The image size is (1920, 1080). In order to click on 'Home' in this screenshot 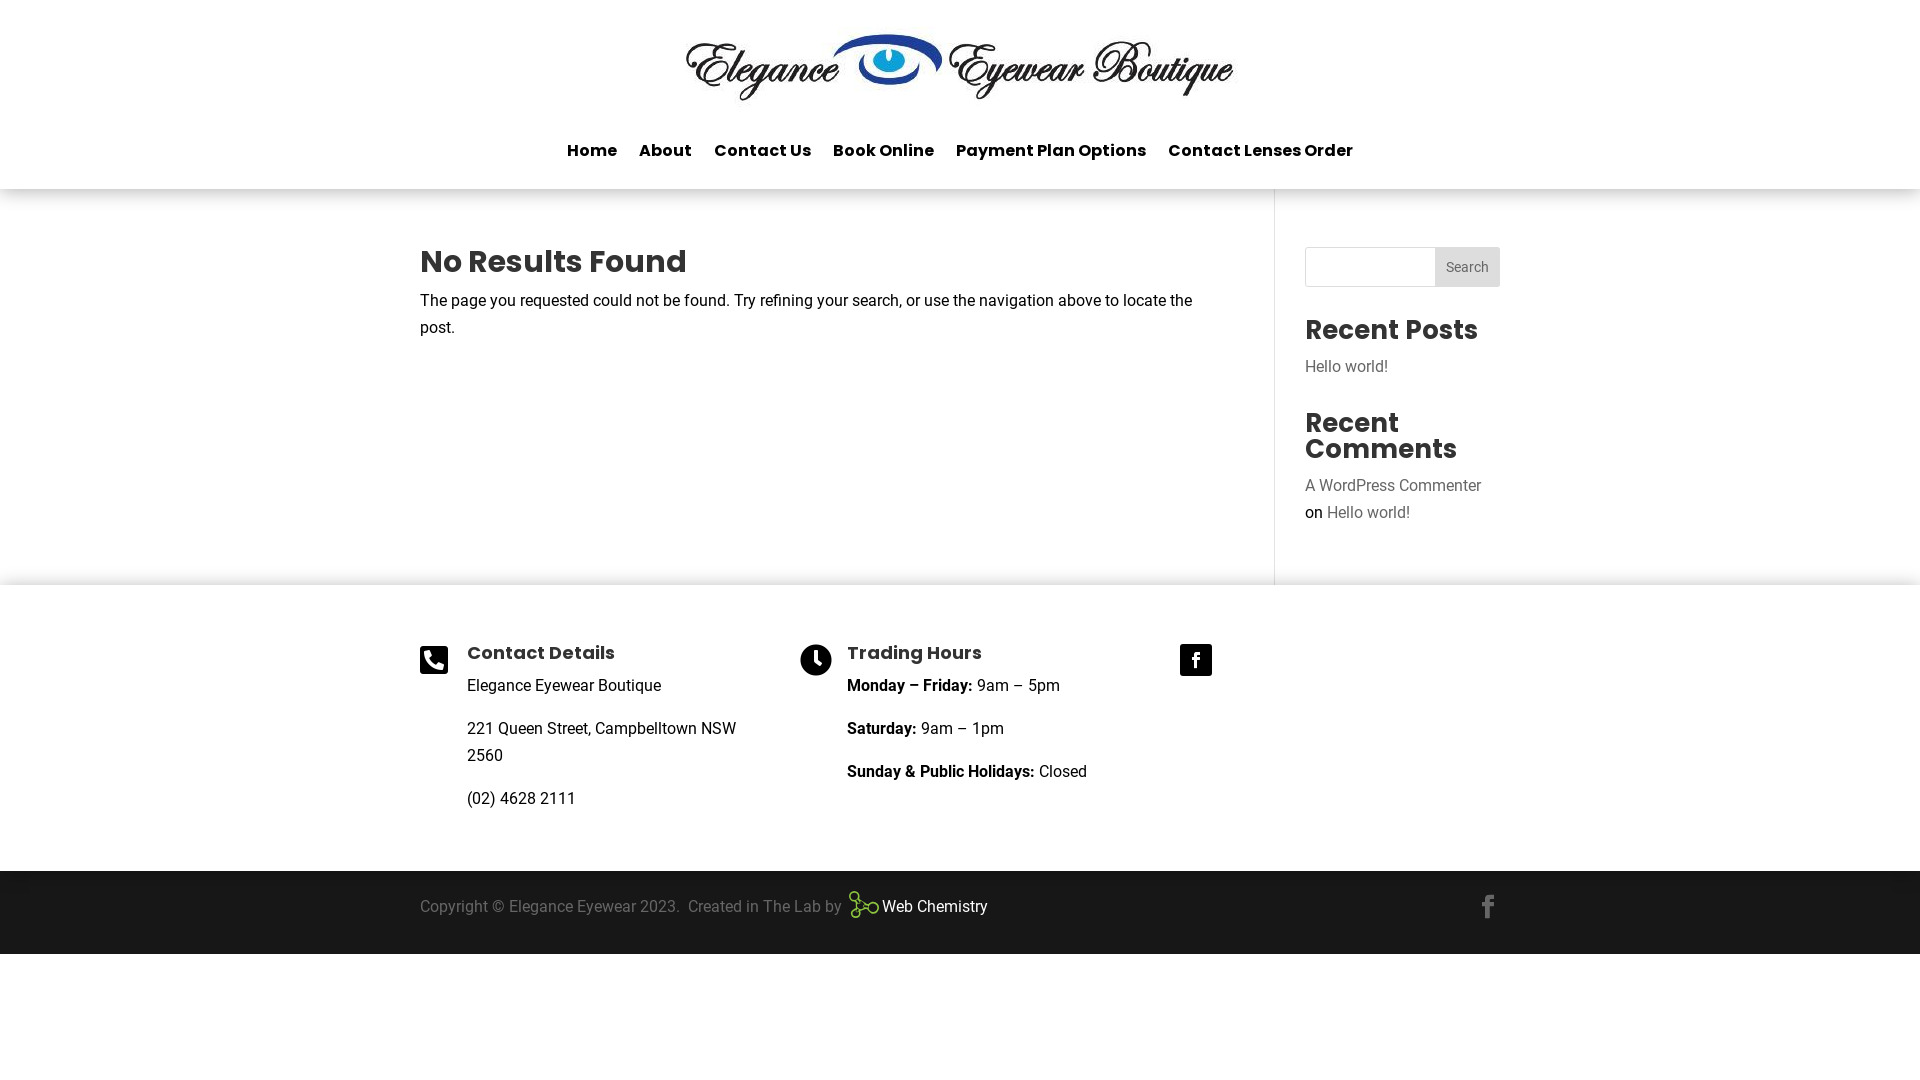, I will do `click(590, 149)`.